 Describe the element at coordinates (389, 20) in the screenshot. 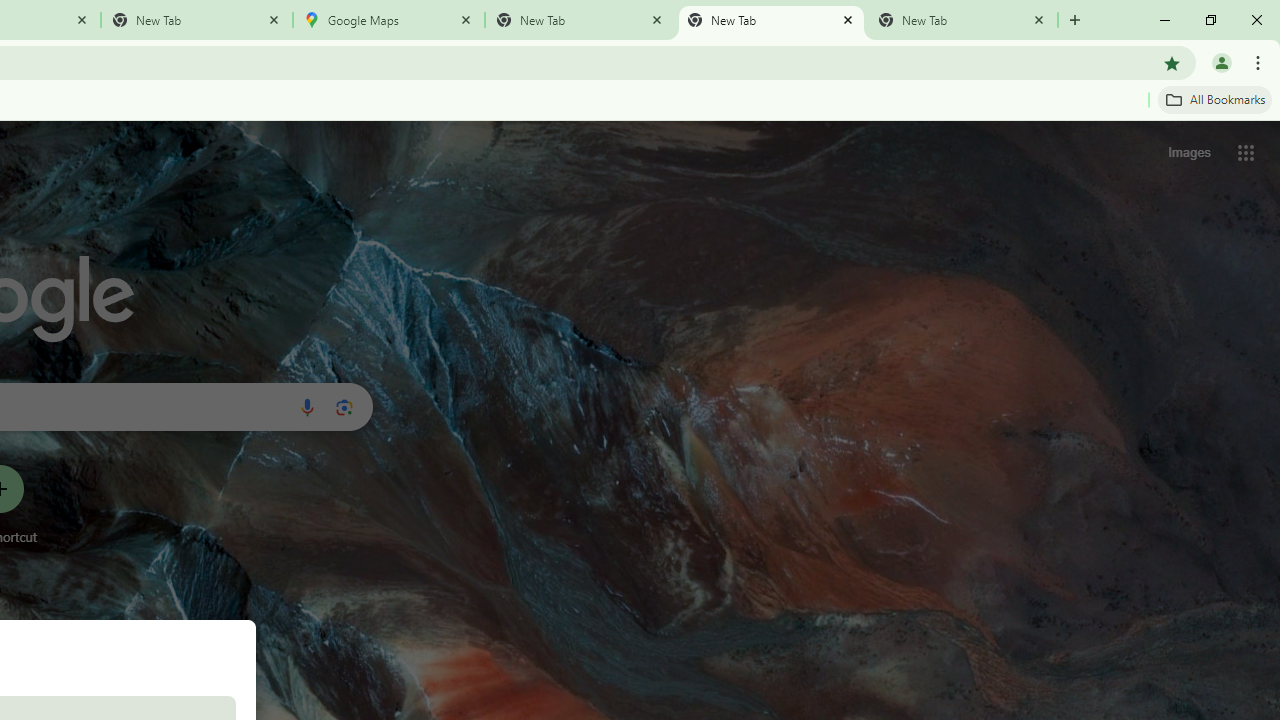

I see `'Google Maps'` at that location.